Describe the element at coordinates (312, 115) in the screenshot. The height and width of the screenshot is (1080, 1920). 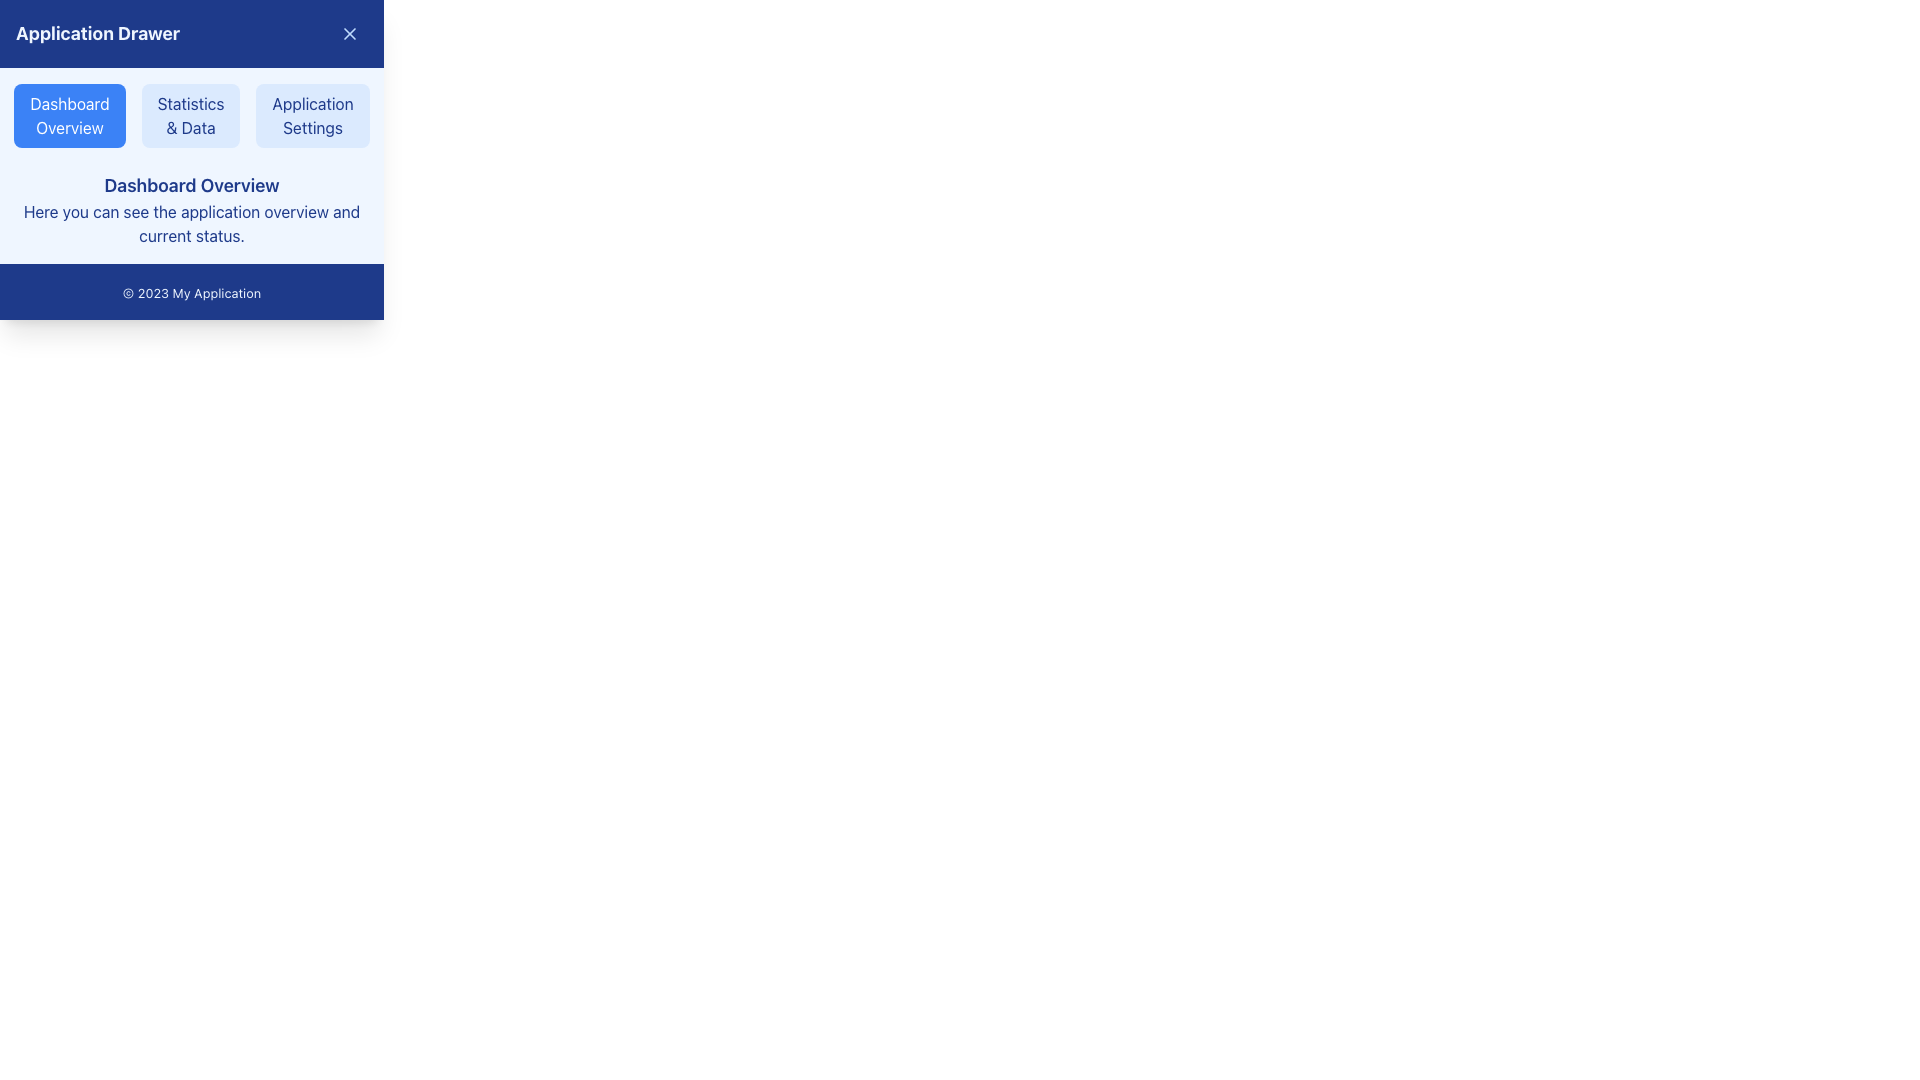
I see `the 'Application Settings' button, which is a rectangular button with rounded corners and labeled in blue text on a light blue background, to trigger hover effects` at that location.